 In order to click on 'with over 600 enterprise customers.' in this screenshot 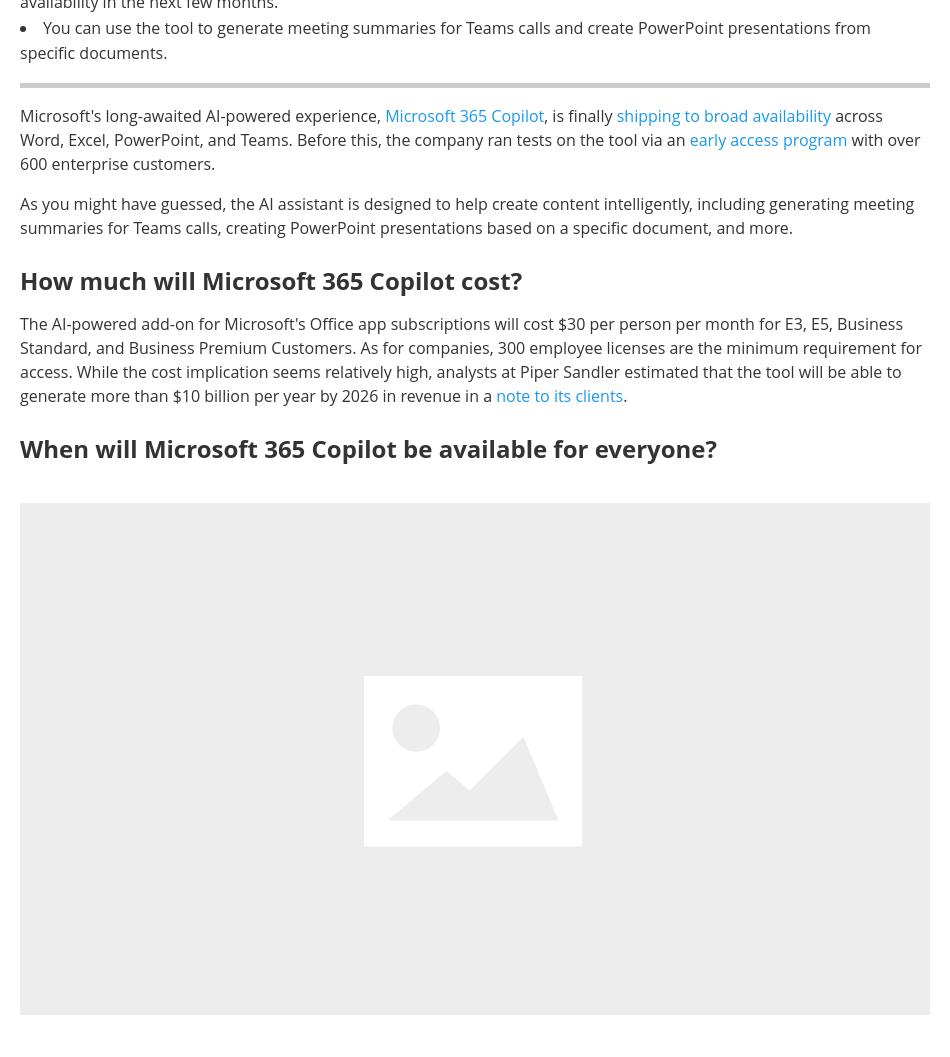, I will do `click(468, 151)`.